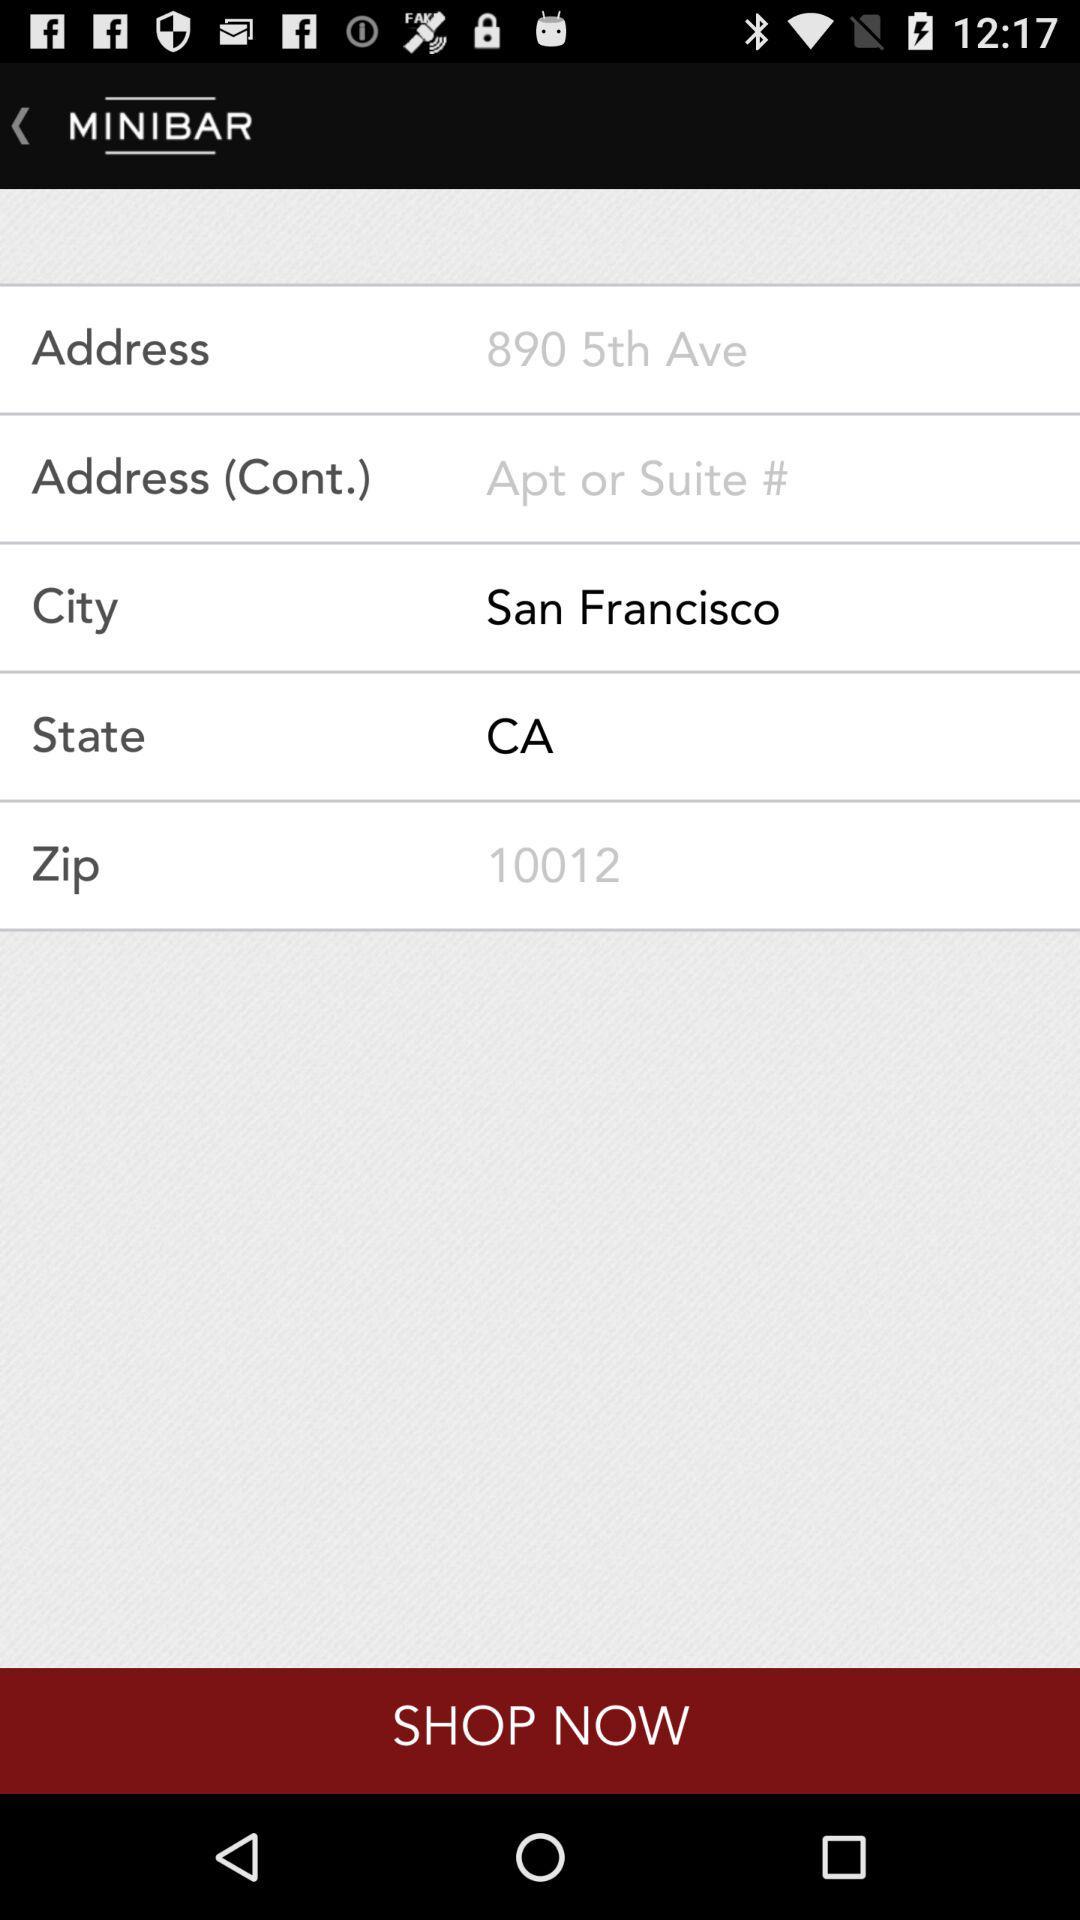 Image resolution: width=1080 pixels, height=1920 pixels. I want to click on address text box, so click(782, 349).